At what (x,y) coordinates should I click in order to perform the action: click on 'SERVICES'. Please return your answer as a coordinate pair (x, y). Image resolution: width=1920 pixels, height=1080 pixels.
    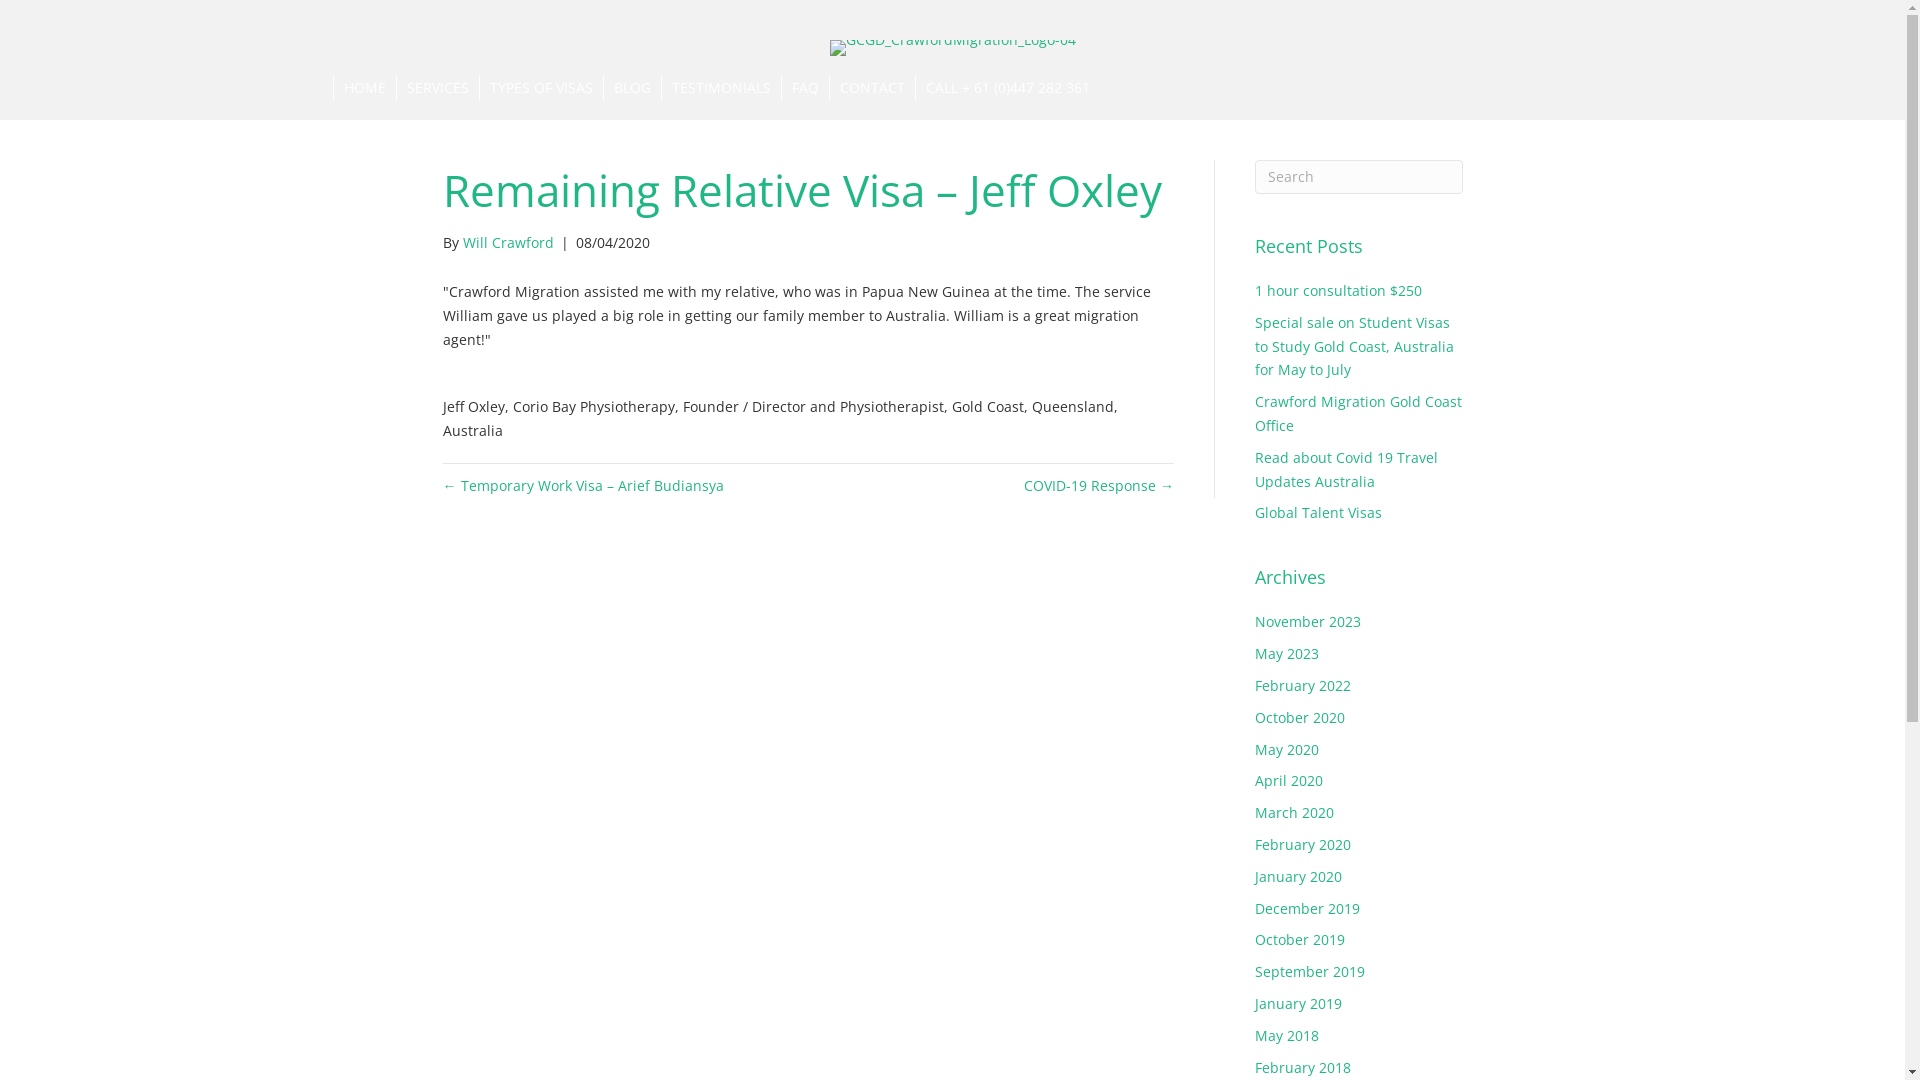
    Looking at the image, I should click on (395, 87).